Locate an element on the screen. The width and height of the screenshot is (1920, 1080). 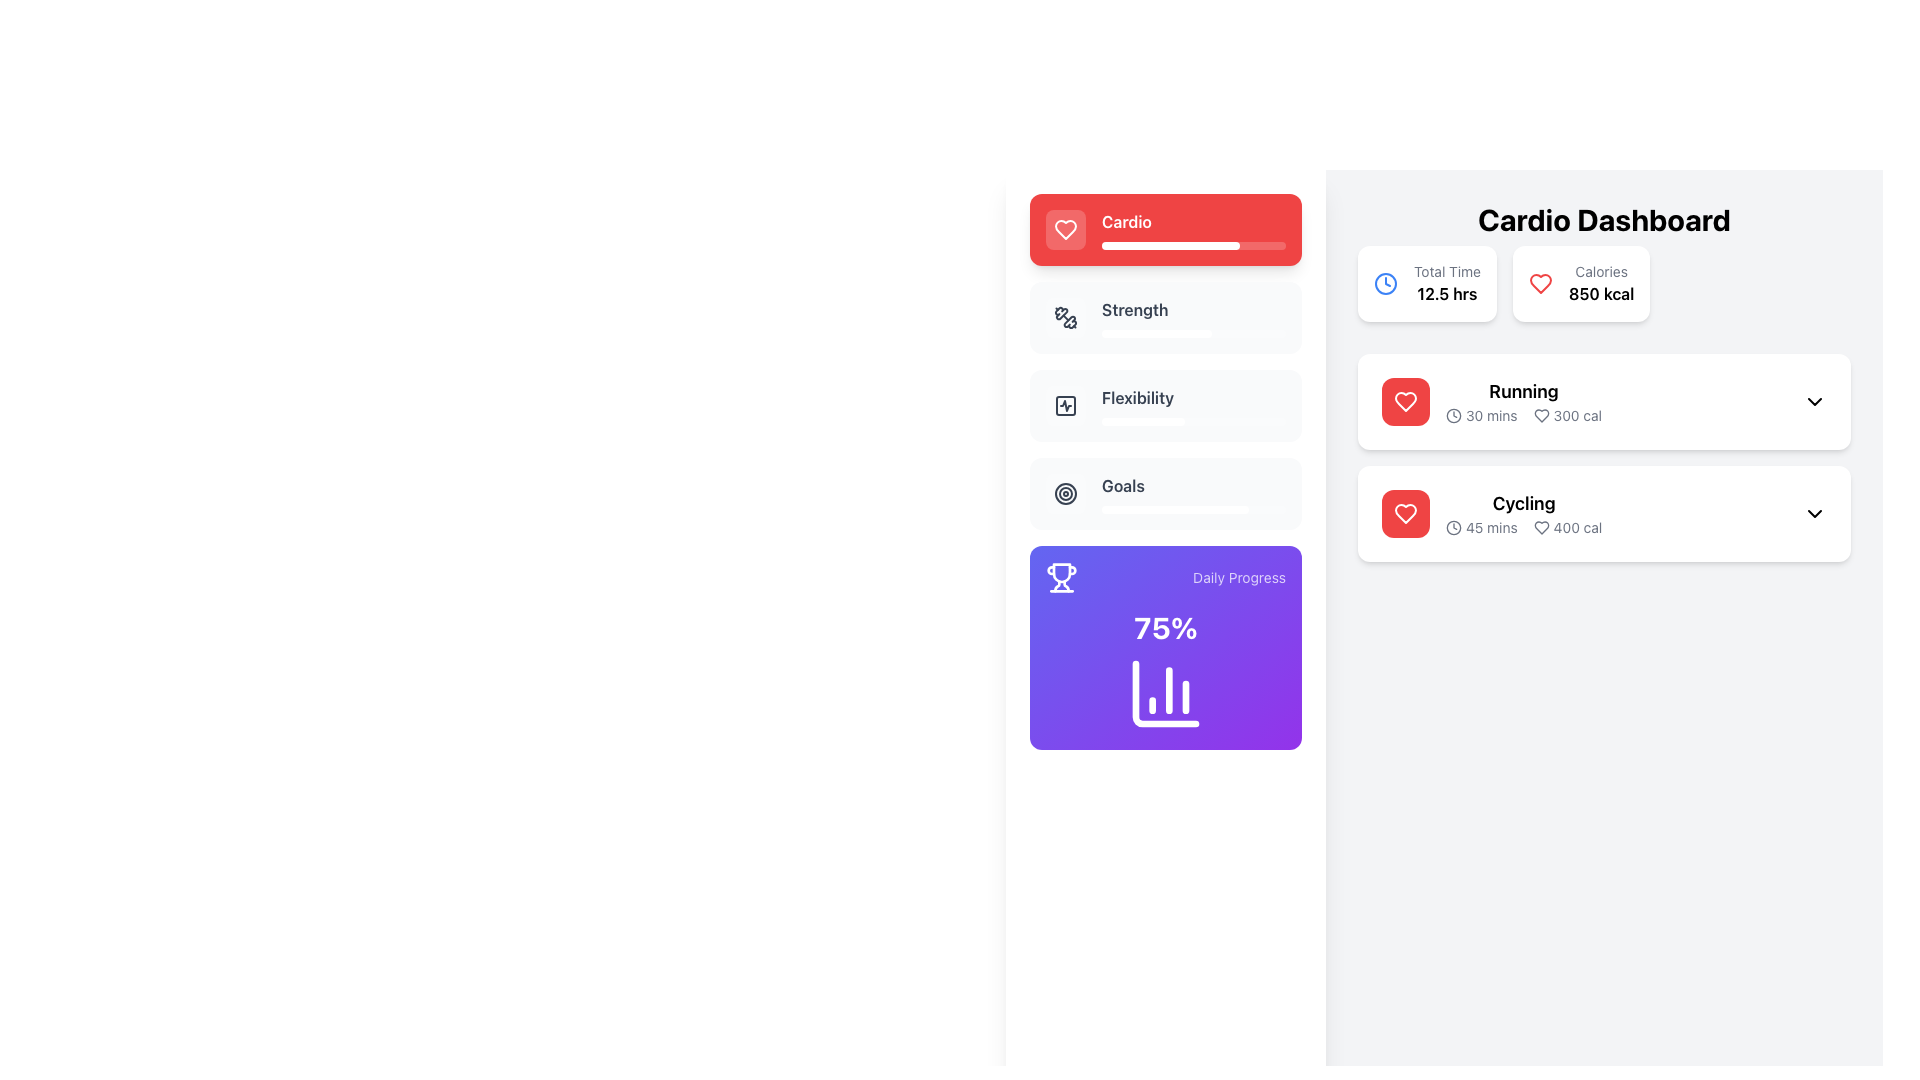
the small rectangular button with a white background and a square wave-like icon, located below the 'Strength' button and above the 'Goals' button is located at coordinates (1064, 405).